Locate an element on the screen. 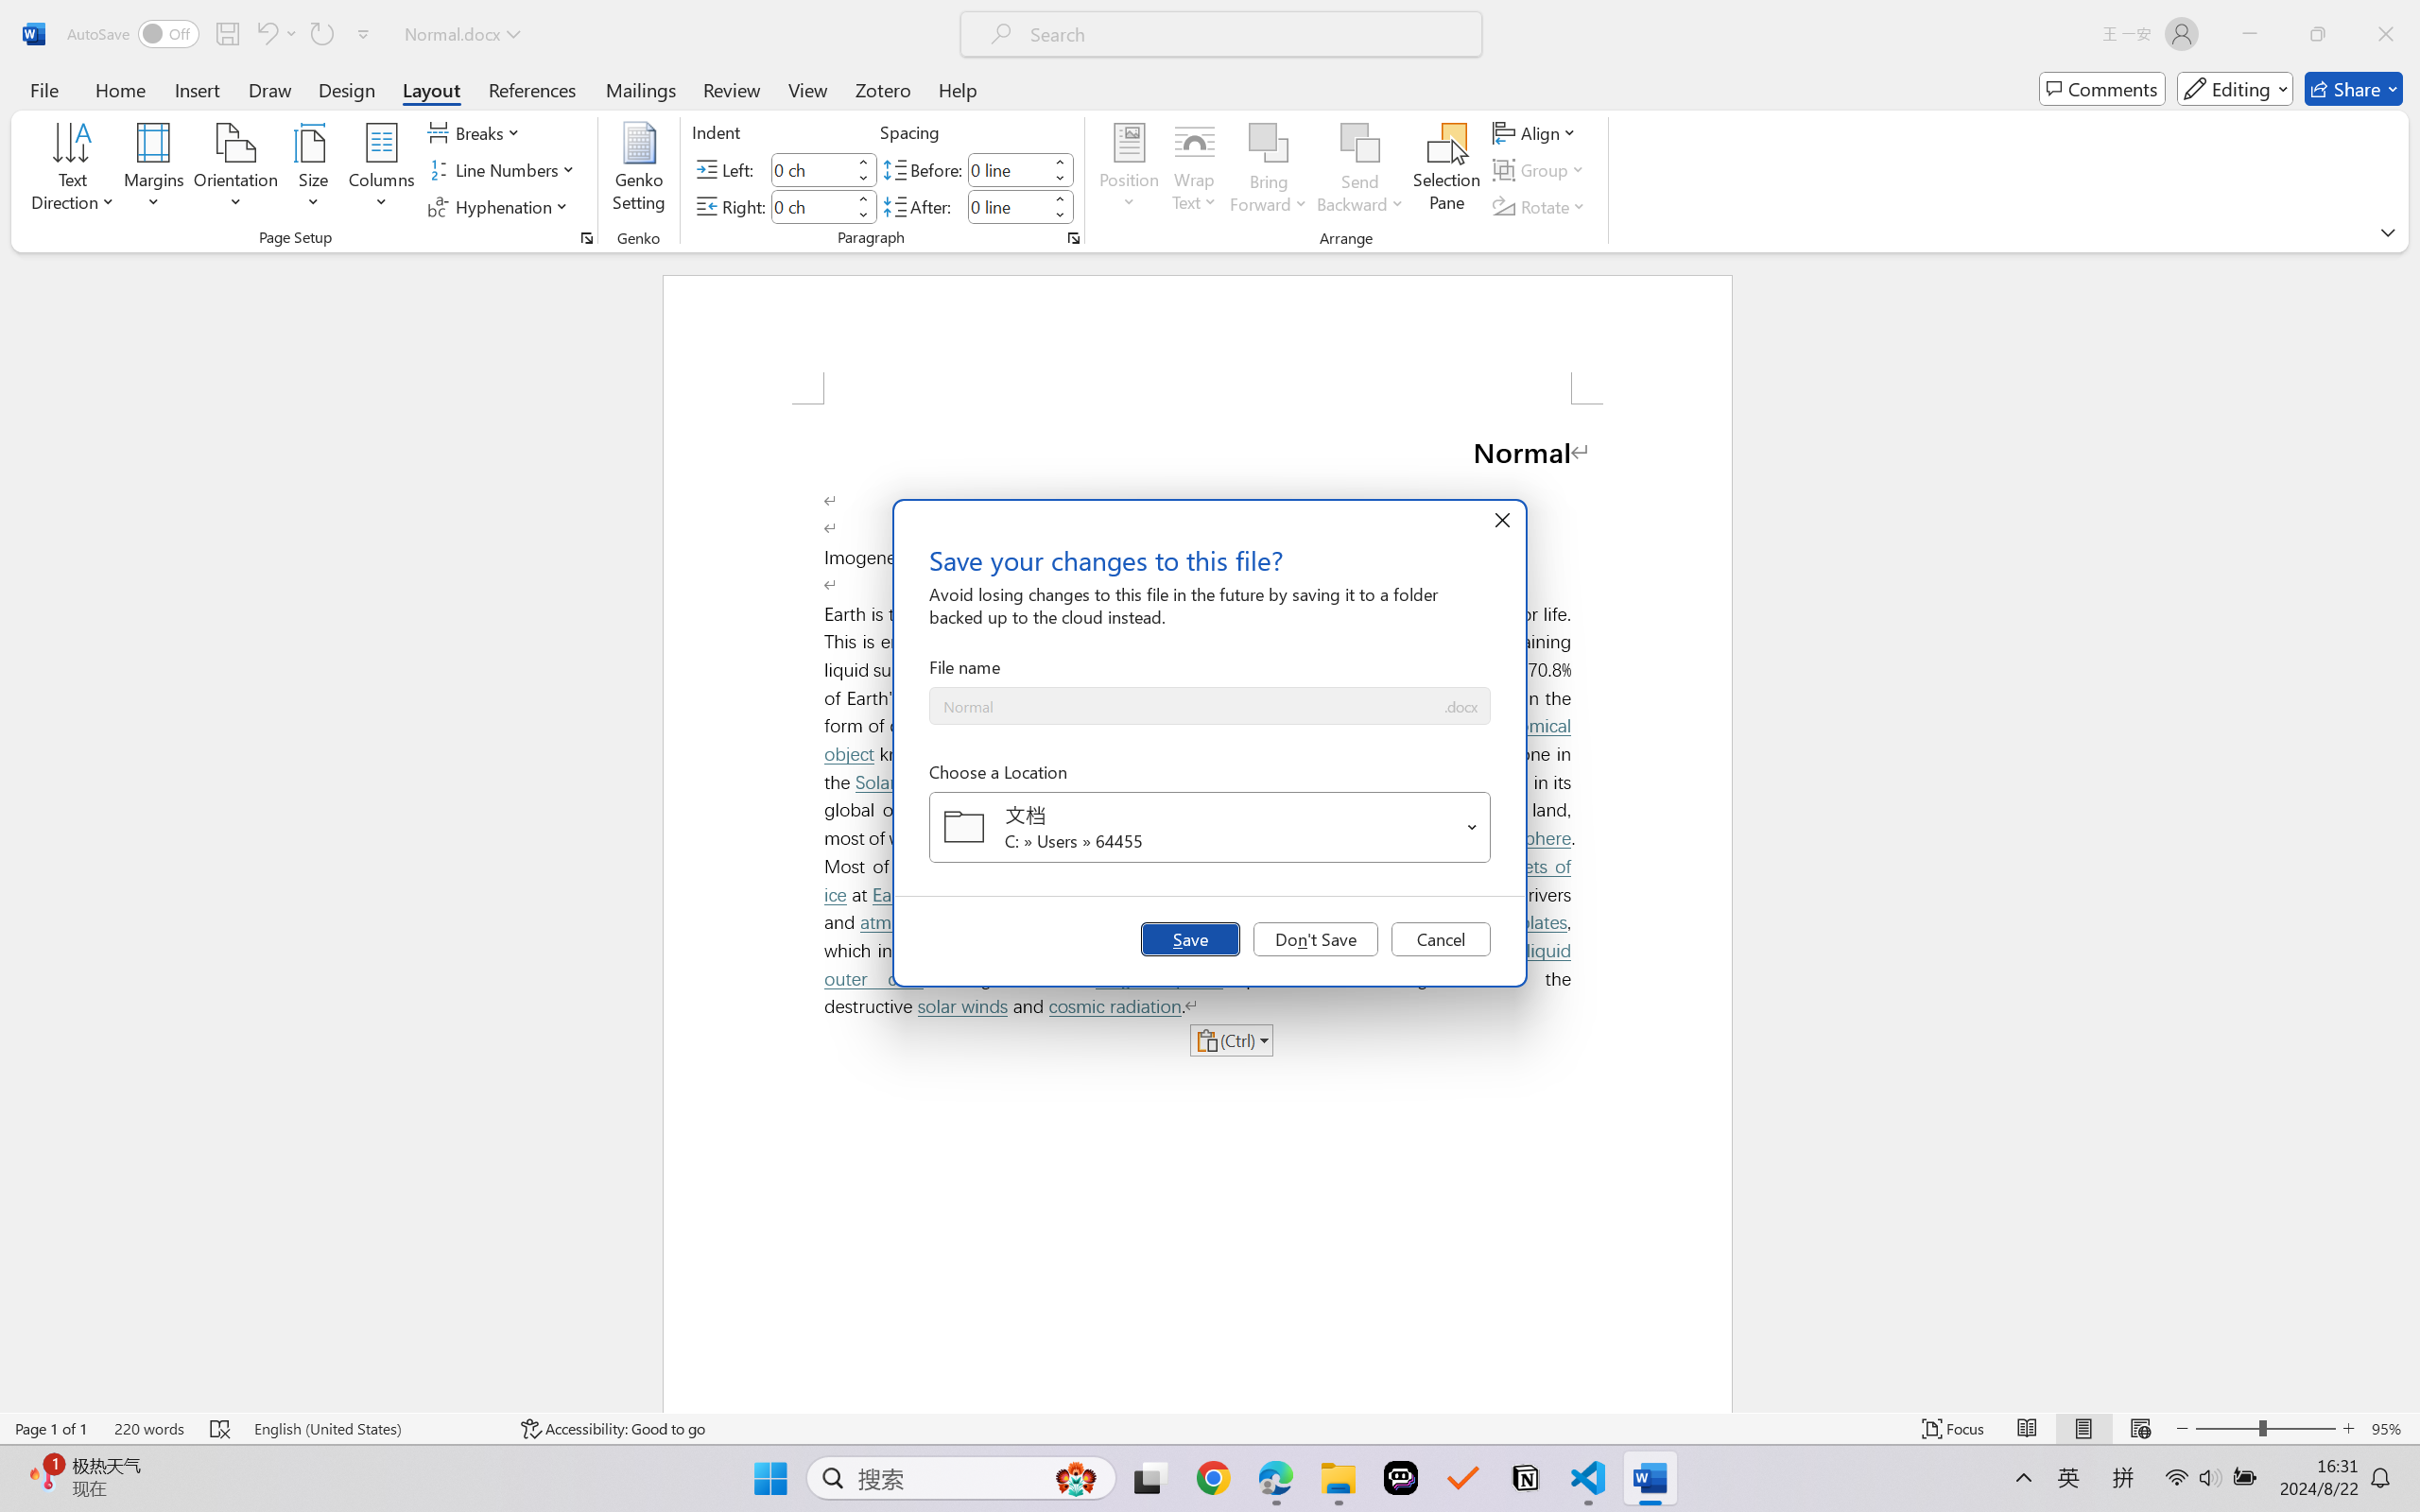 The image size is (2420, 1512). 'Selection Pane...' is located at coordinates (1445, 170).